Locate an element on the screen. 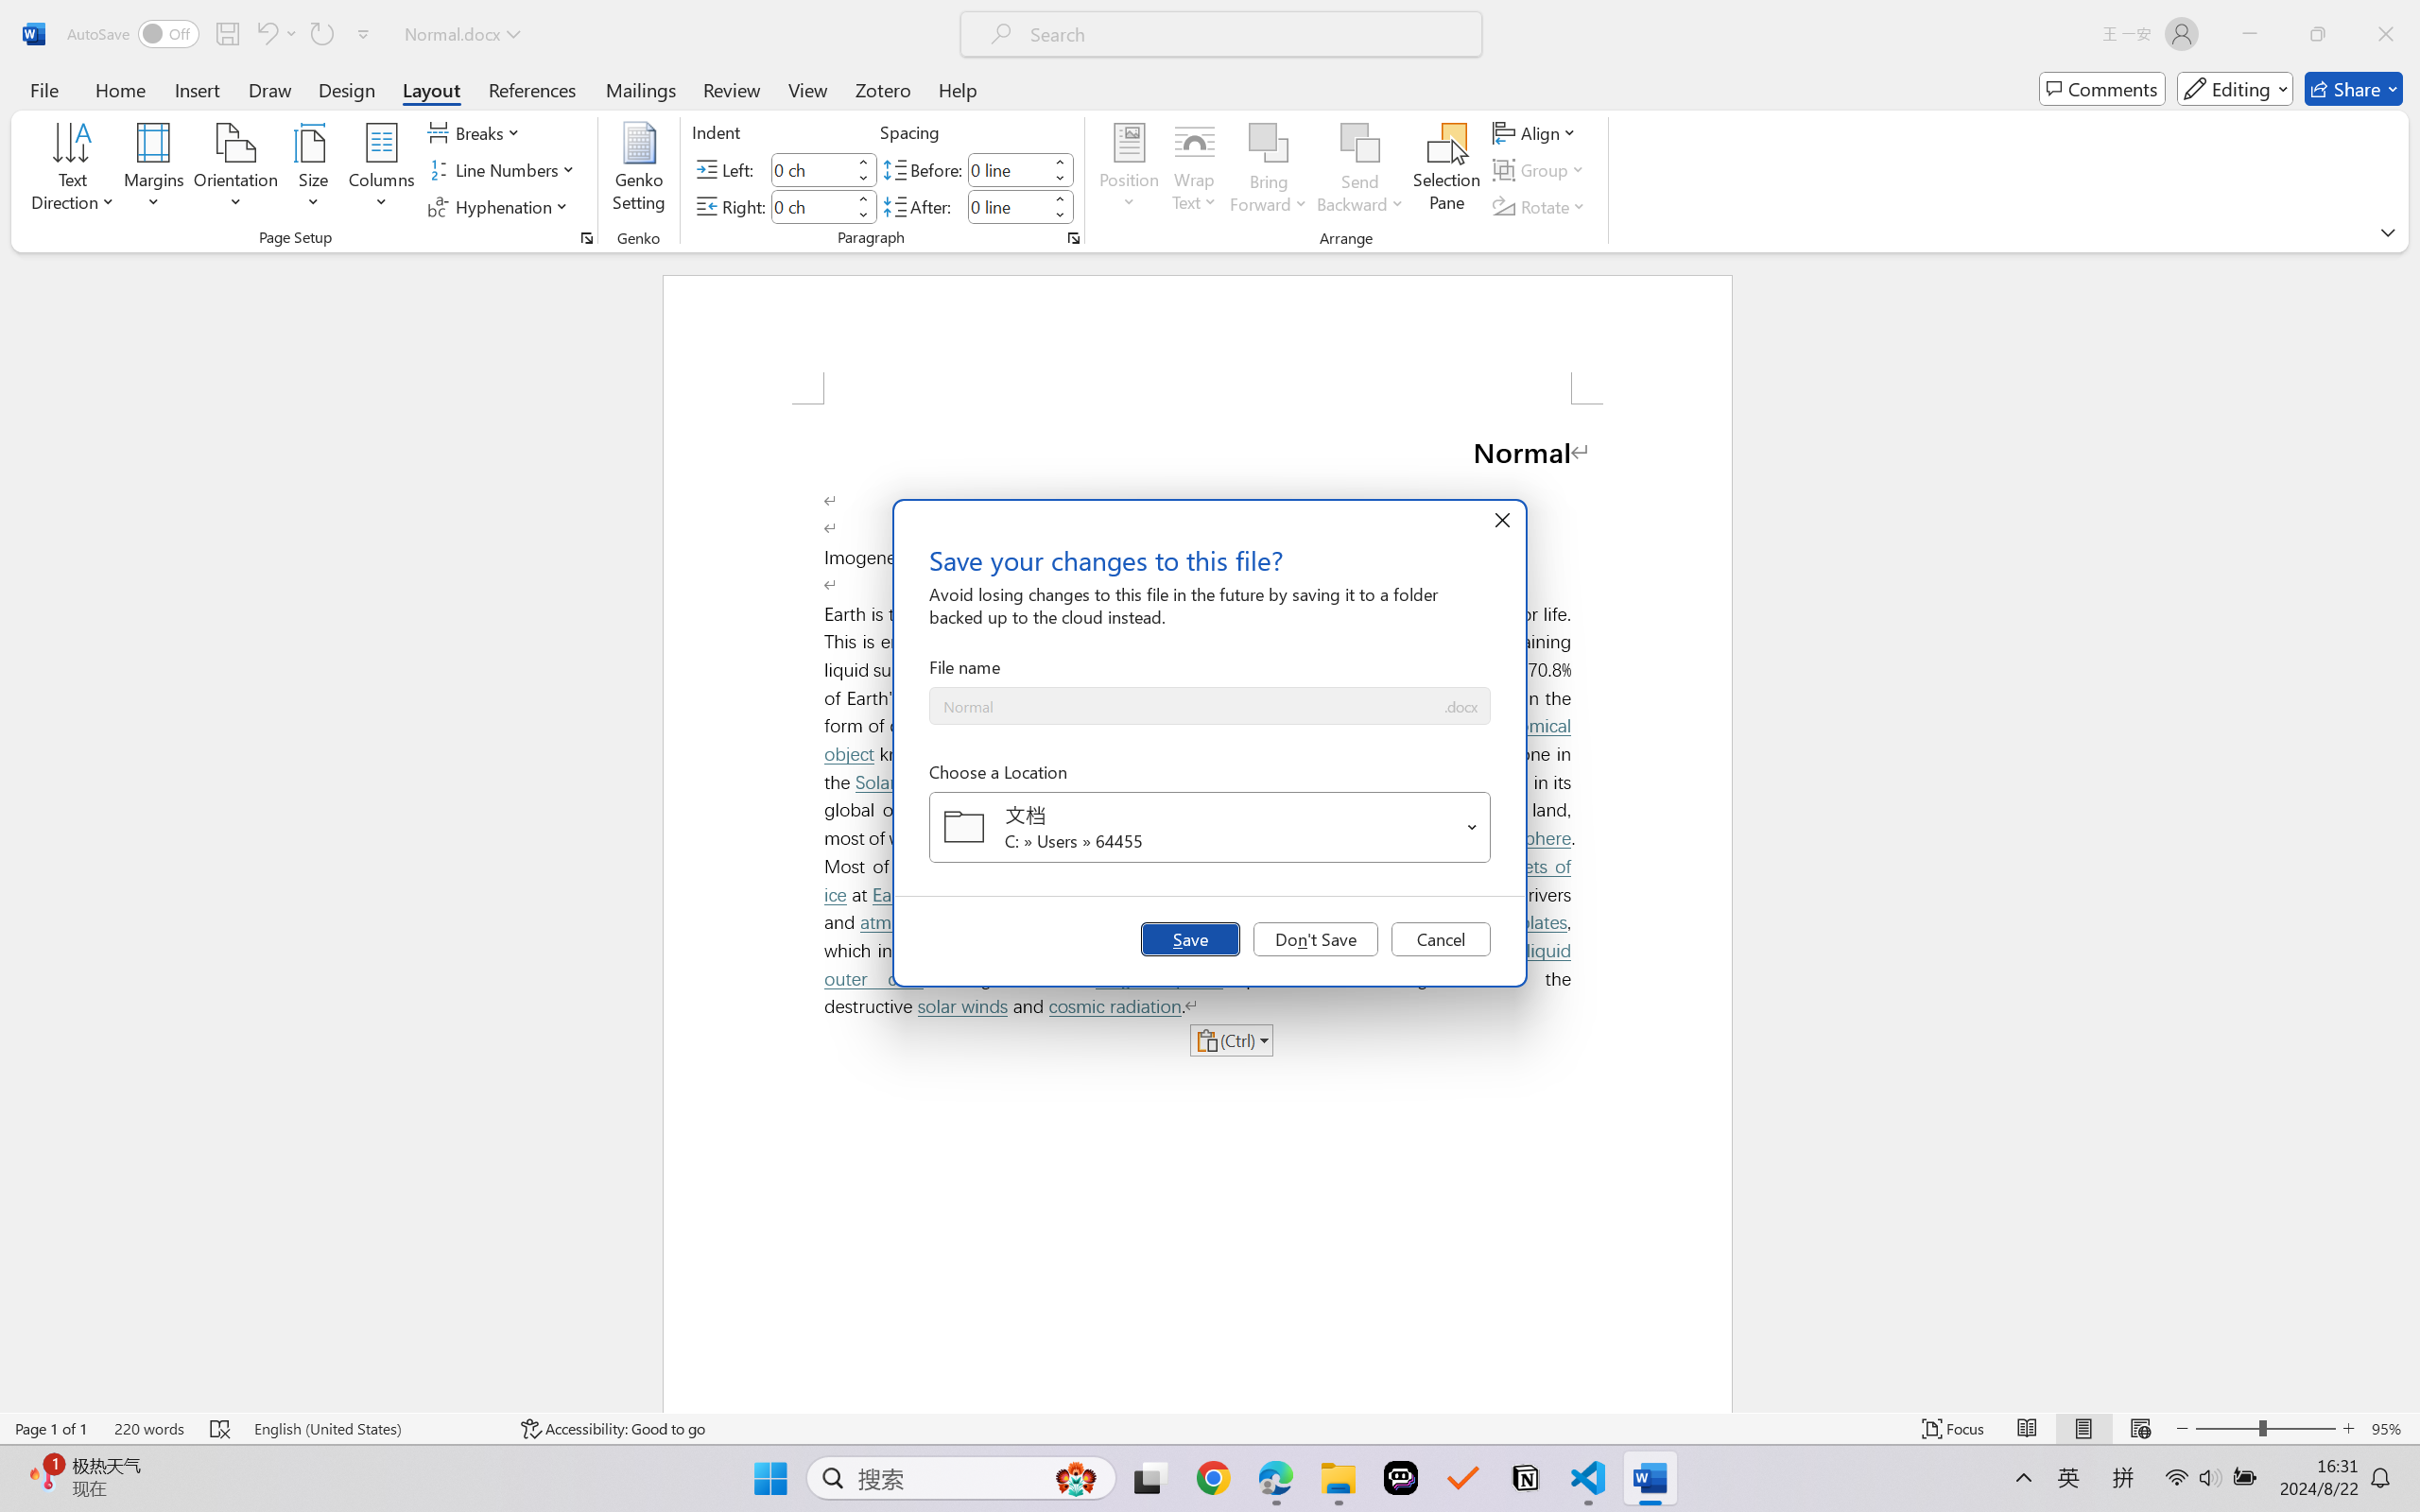 The image size is (2420, 1512). 'Selection Pane...' is located at coordinates (1445, 170).